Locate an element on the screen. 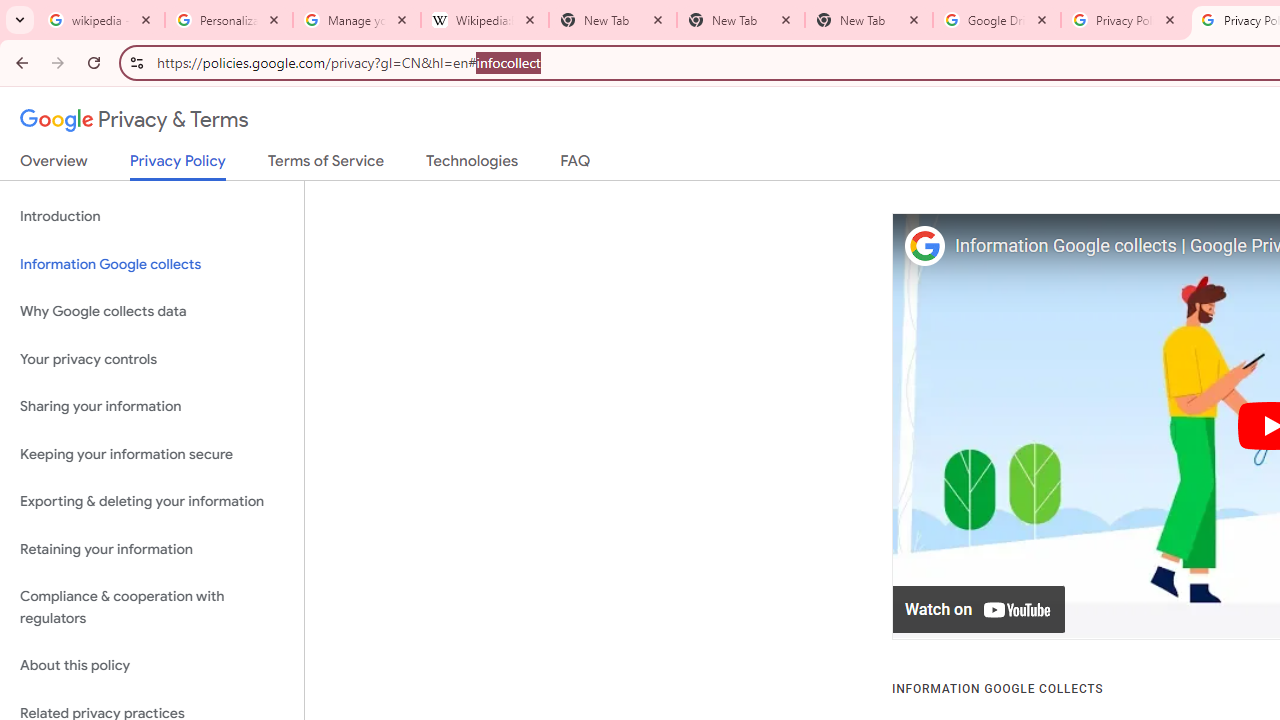  'Personalization & Google Search results - Google Search Help' is located at coordinates (229, 20).